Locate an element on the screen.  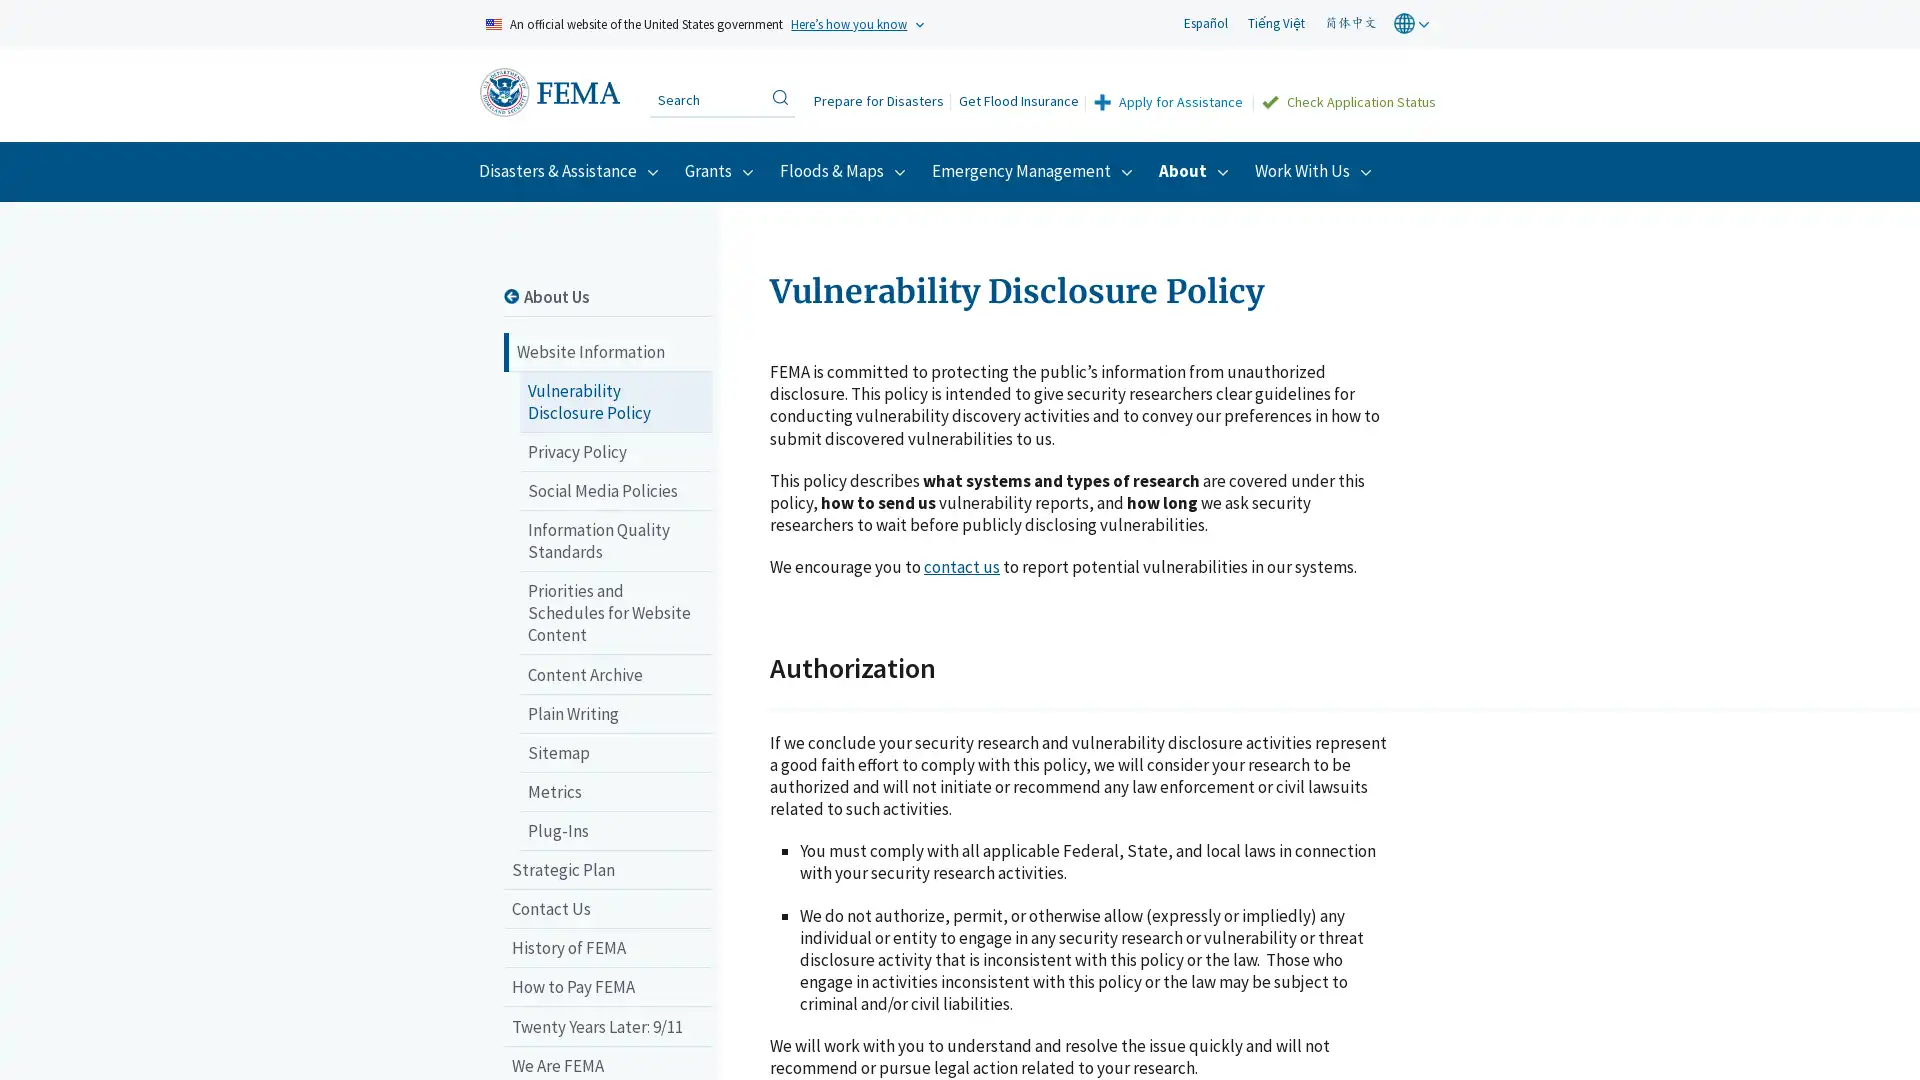
world globe is located at coordinates (1413, 23).